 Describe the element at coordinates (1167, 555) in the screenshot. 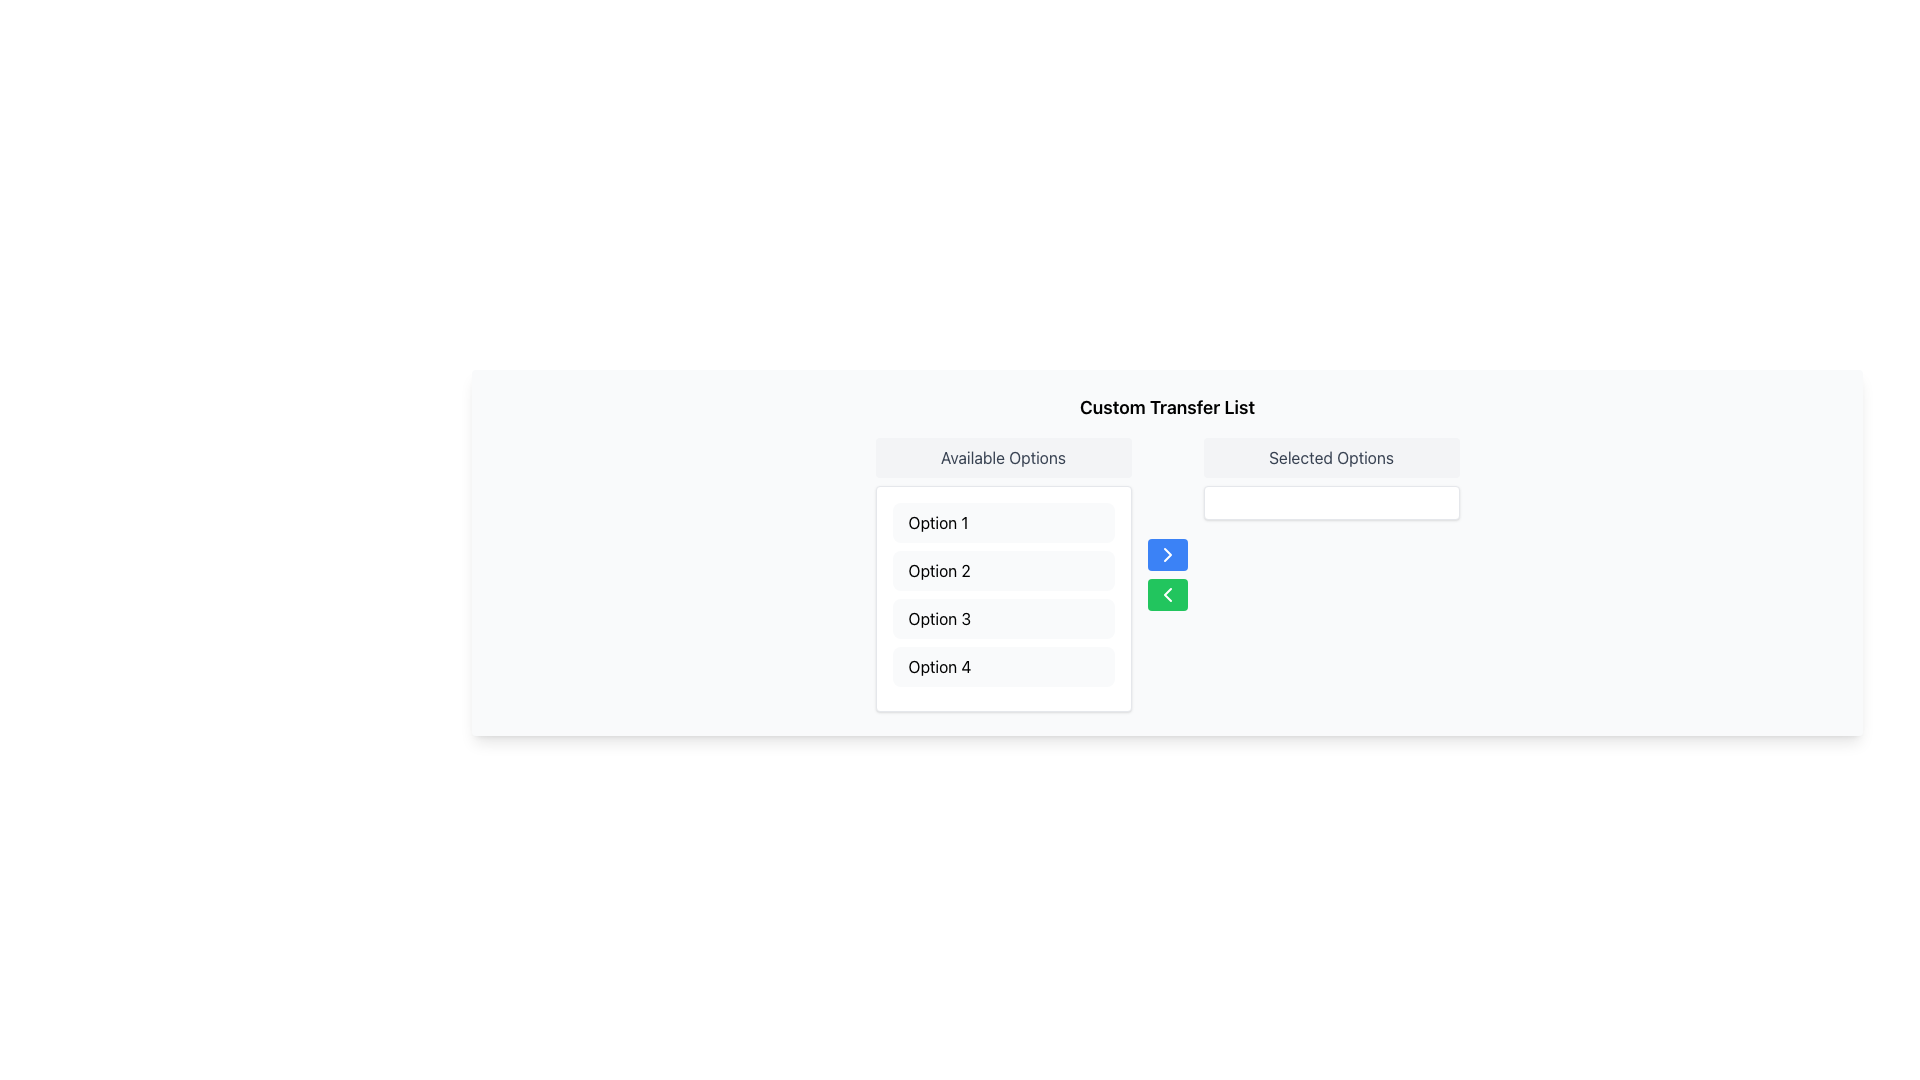

I see `the rightward-facing chevron icon with a blue background and white outline stroke, located within a small button between the 'Available Options' and 'Selected Options' sections` at that location.